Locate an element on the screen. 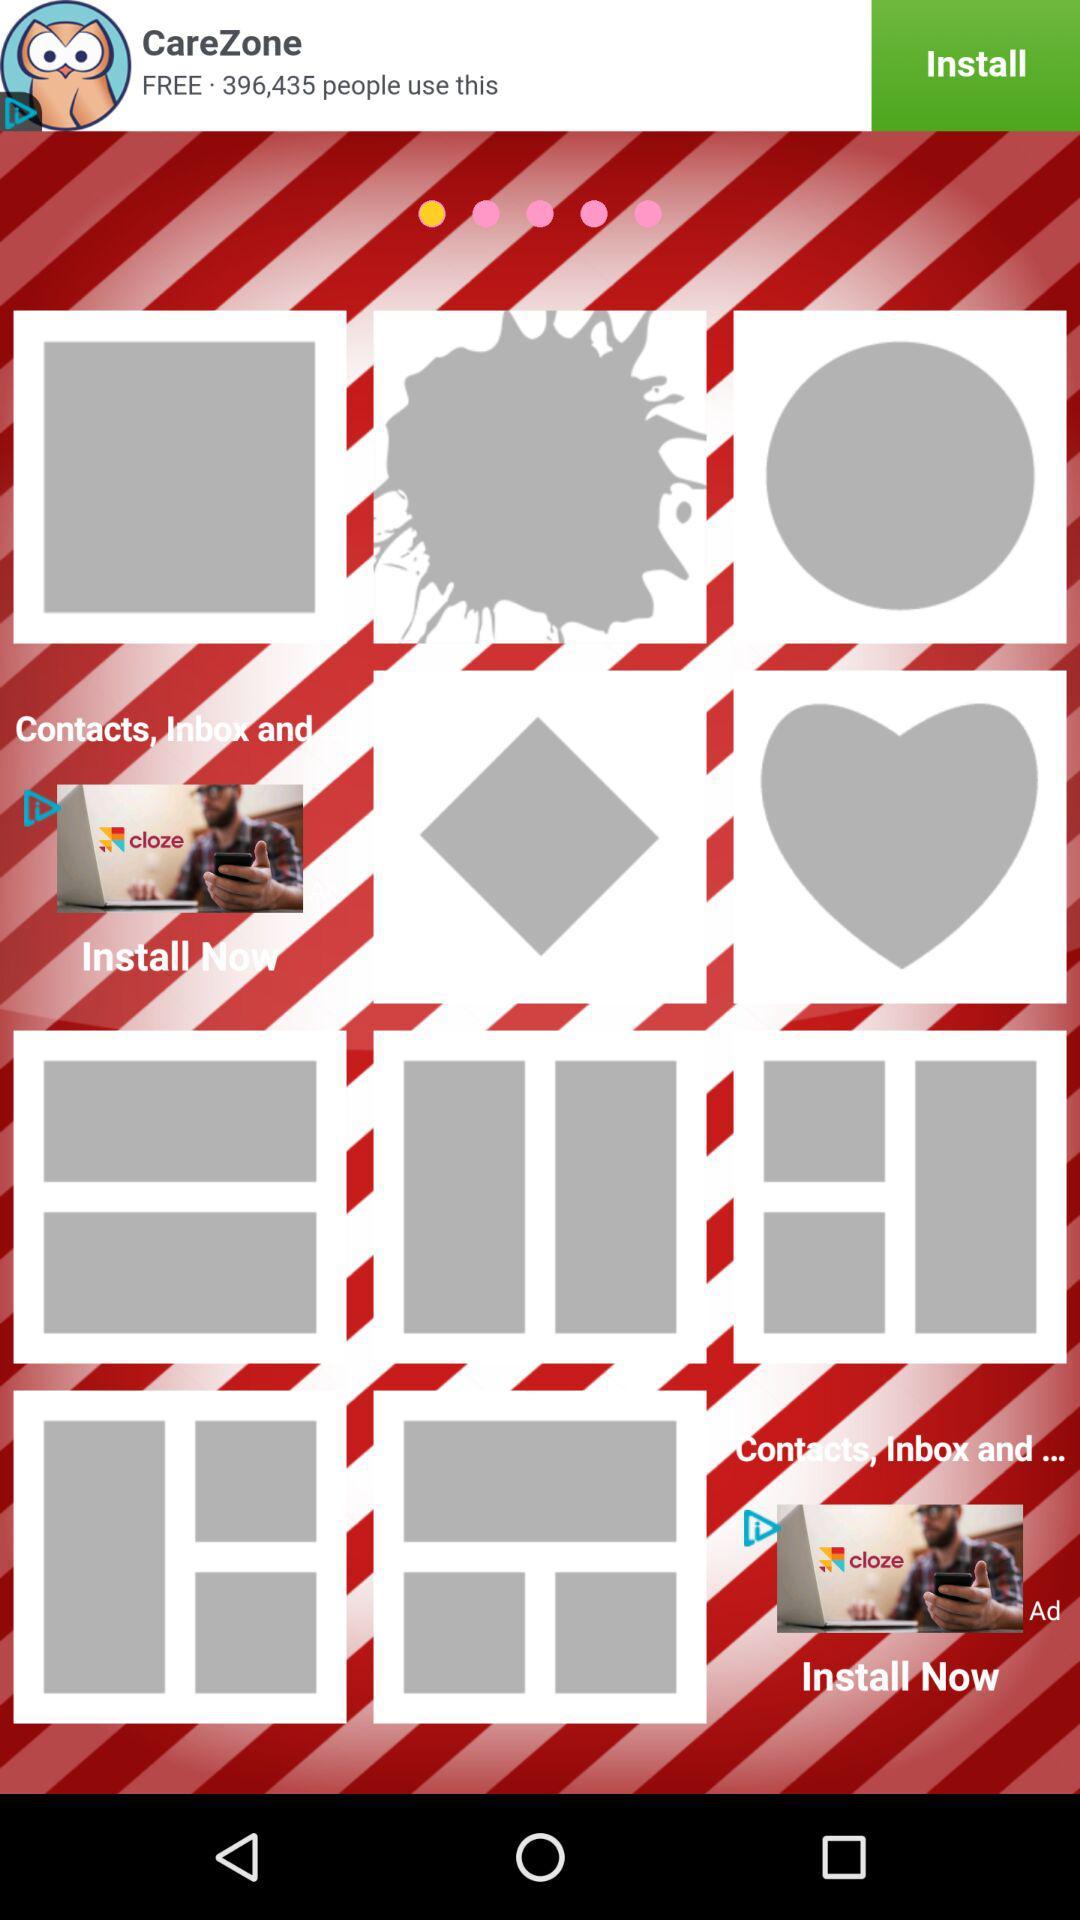 The width and height of the screenshot is (1080, 1920). choose photo grid layout with three picture option is located at coordinates (180, 1555).